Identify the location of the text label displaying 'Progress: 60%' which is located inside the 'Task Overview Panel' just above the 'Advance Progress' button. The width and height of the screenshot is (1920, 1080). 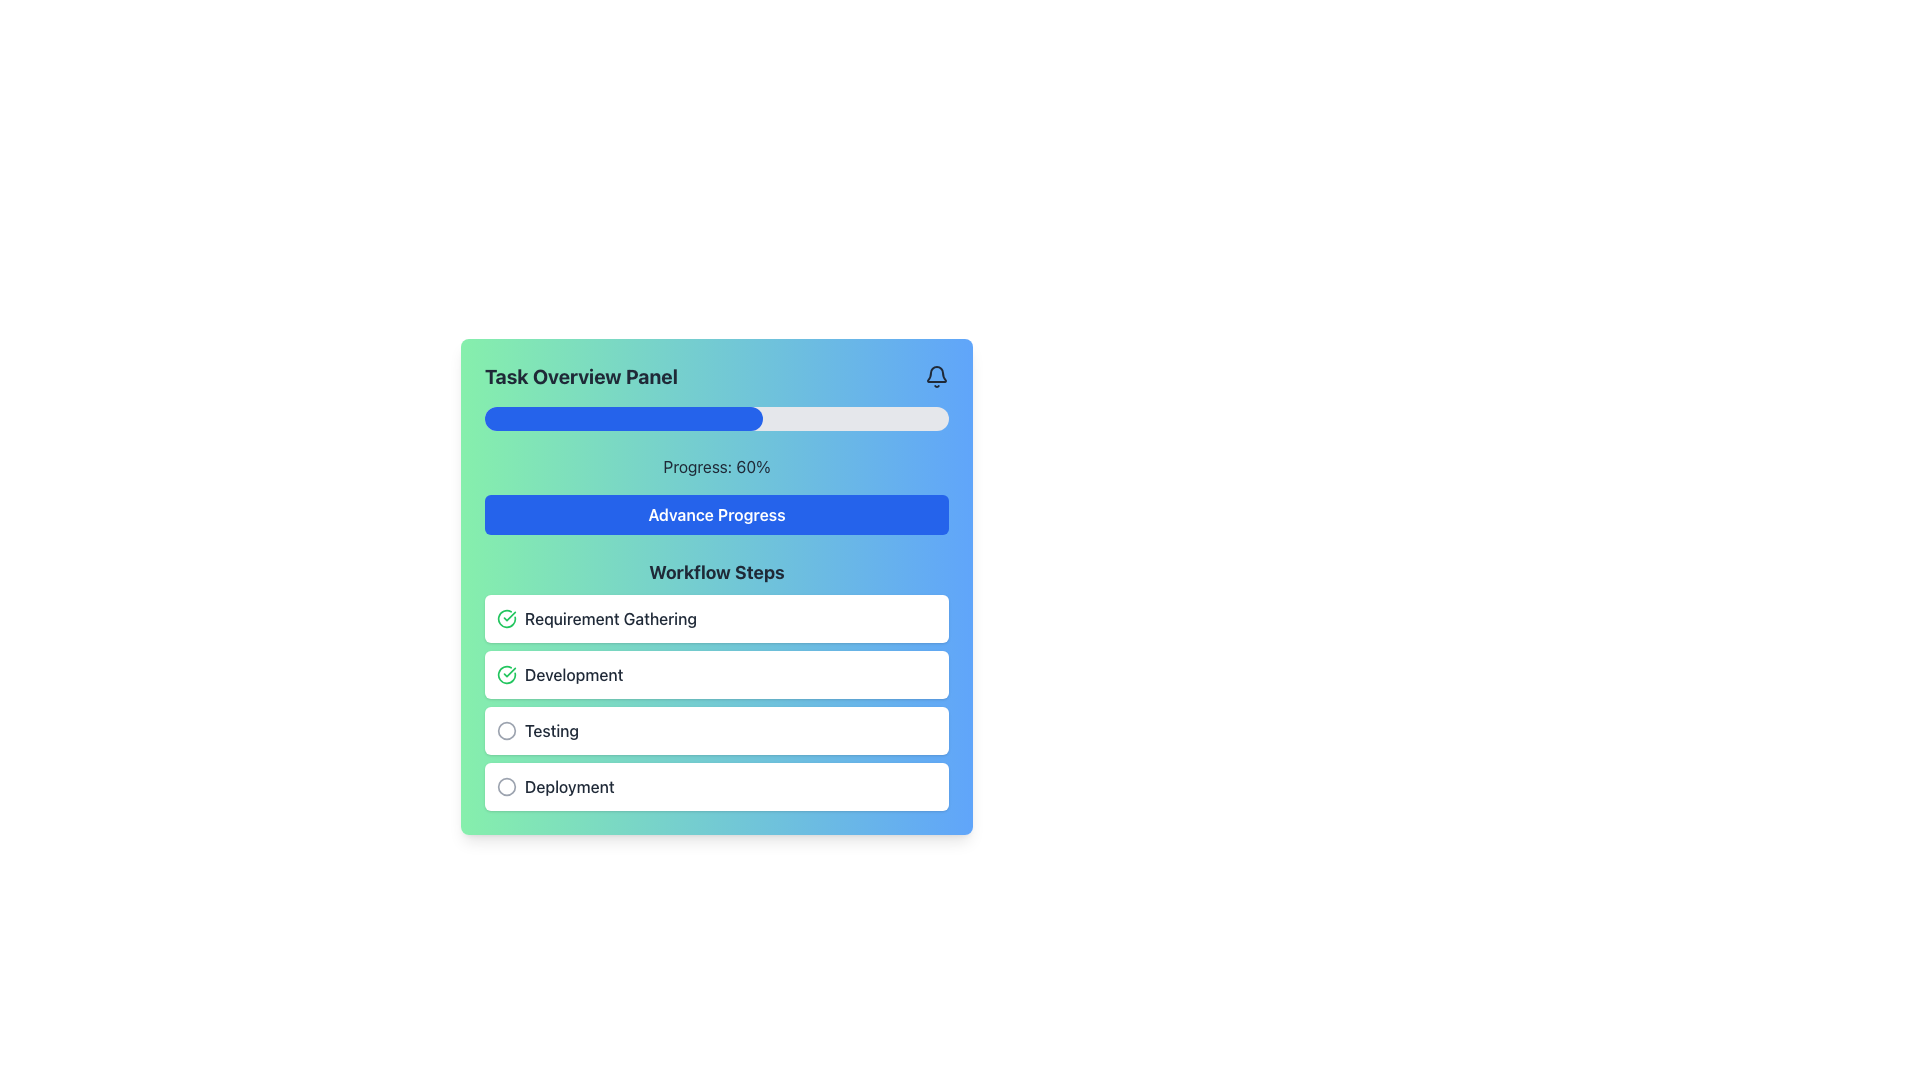
(716, 466).